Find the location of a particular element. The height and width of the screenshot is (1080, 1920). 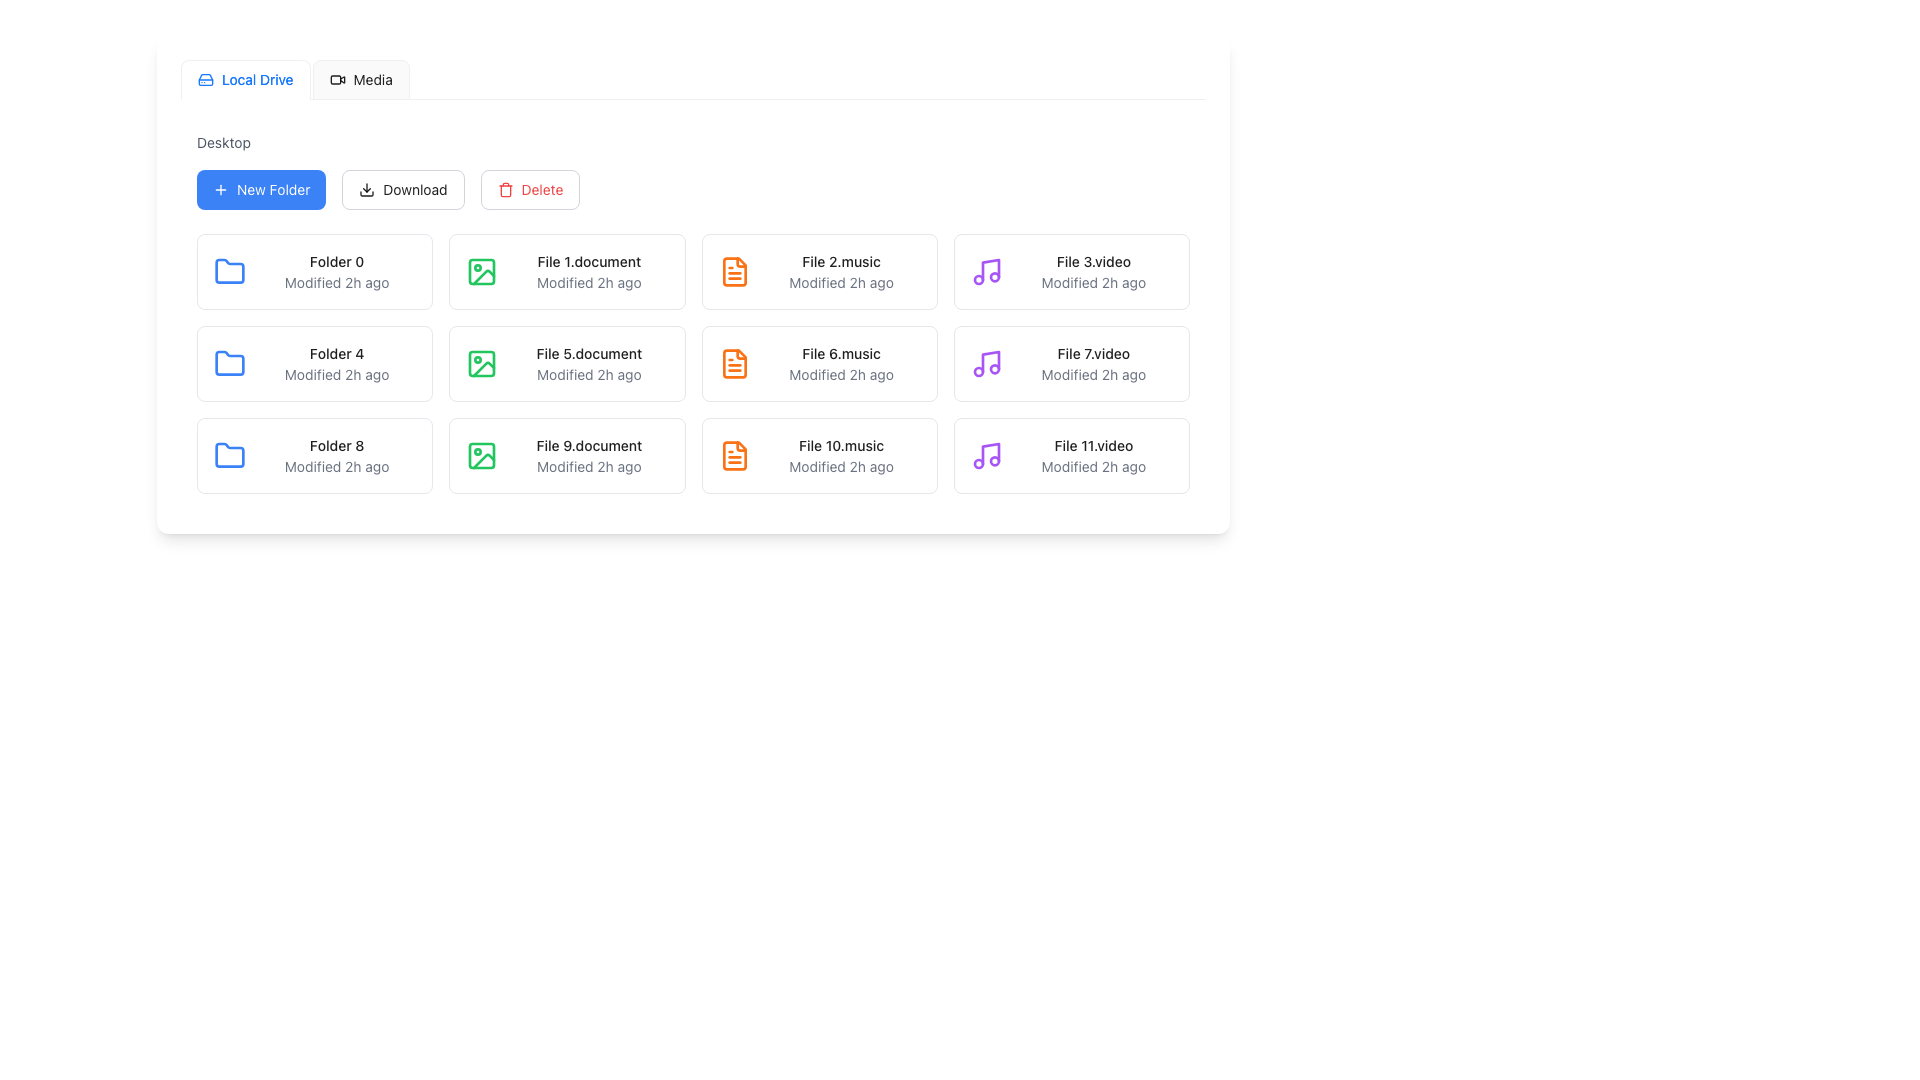

the static text label displaying the last modified time for the file 'File 2.music', located in the second column and second row of the grid layout is located at coordinates (841, 282).